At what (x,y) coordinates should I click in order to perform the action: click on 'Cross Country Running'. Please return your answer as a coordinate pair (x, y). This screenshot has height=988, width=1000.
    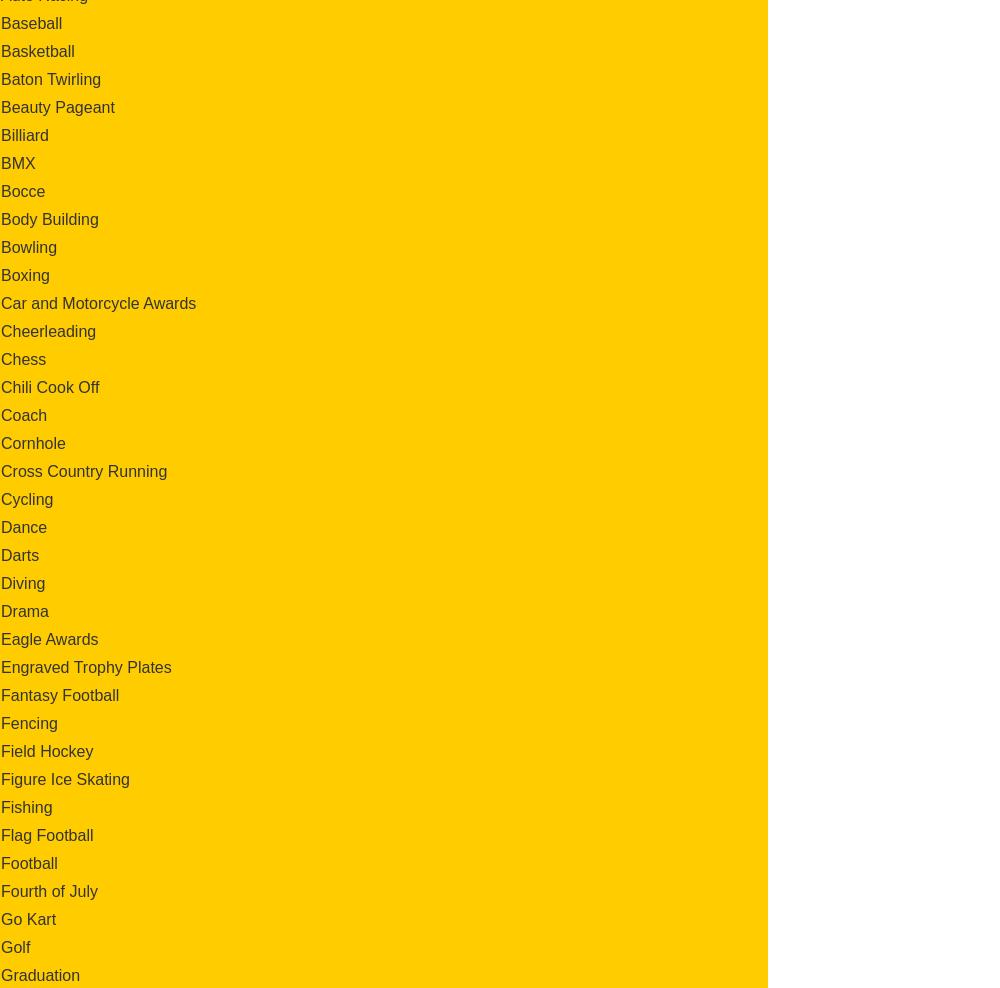
    Looking at the image, I should click on (83, 470).